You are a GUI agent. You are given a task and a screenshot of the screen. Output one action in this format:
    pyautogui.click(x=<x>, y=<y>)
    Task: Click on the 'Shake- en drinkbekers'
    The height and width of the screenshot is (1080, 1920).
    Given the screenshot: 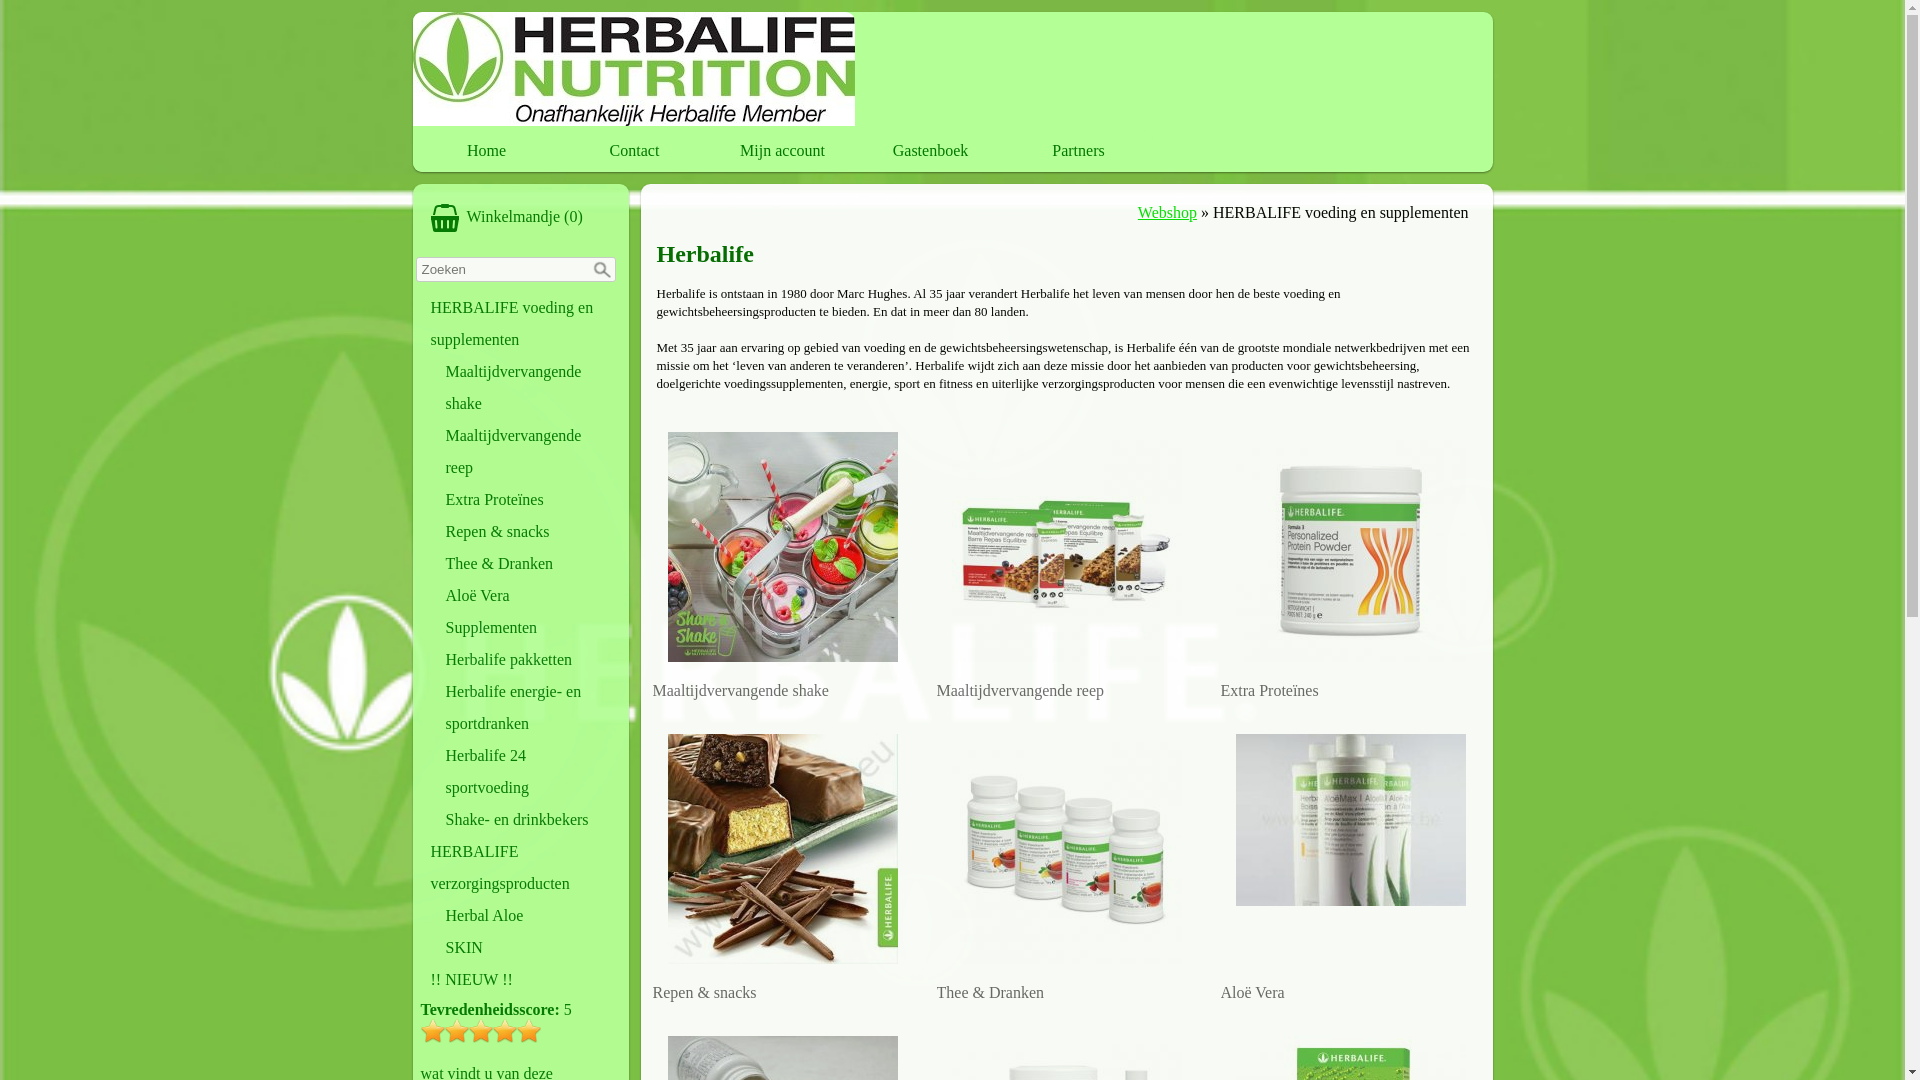 What is the action you would take?
    pyautogui.click(x=429, y=820)
    